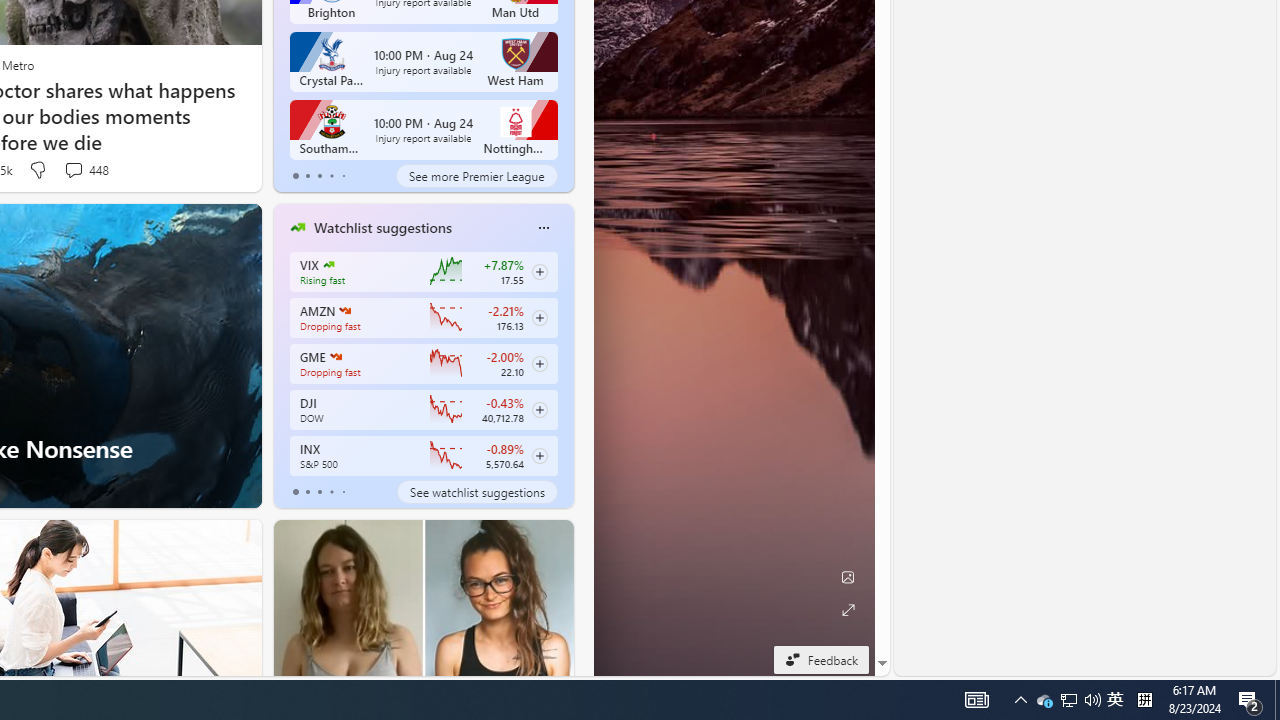  What do you see at coordinates (539, 455) in the screenshot?
I see `'Class: follow-button  m'` at bounding box center [539, 455].